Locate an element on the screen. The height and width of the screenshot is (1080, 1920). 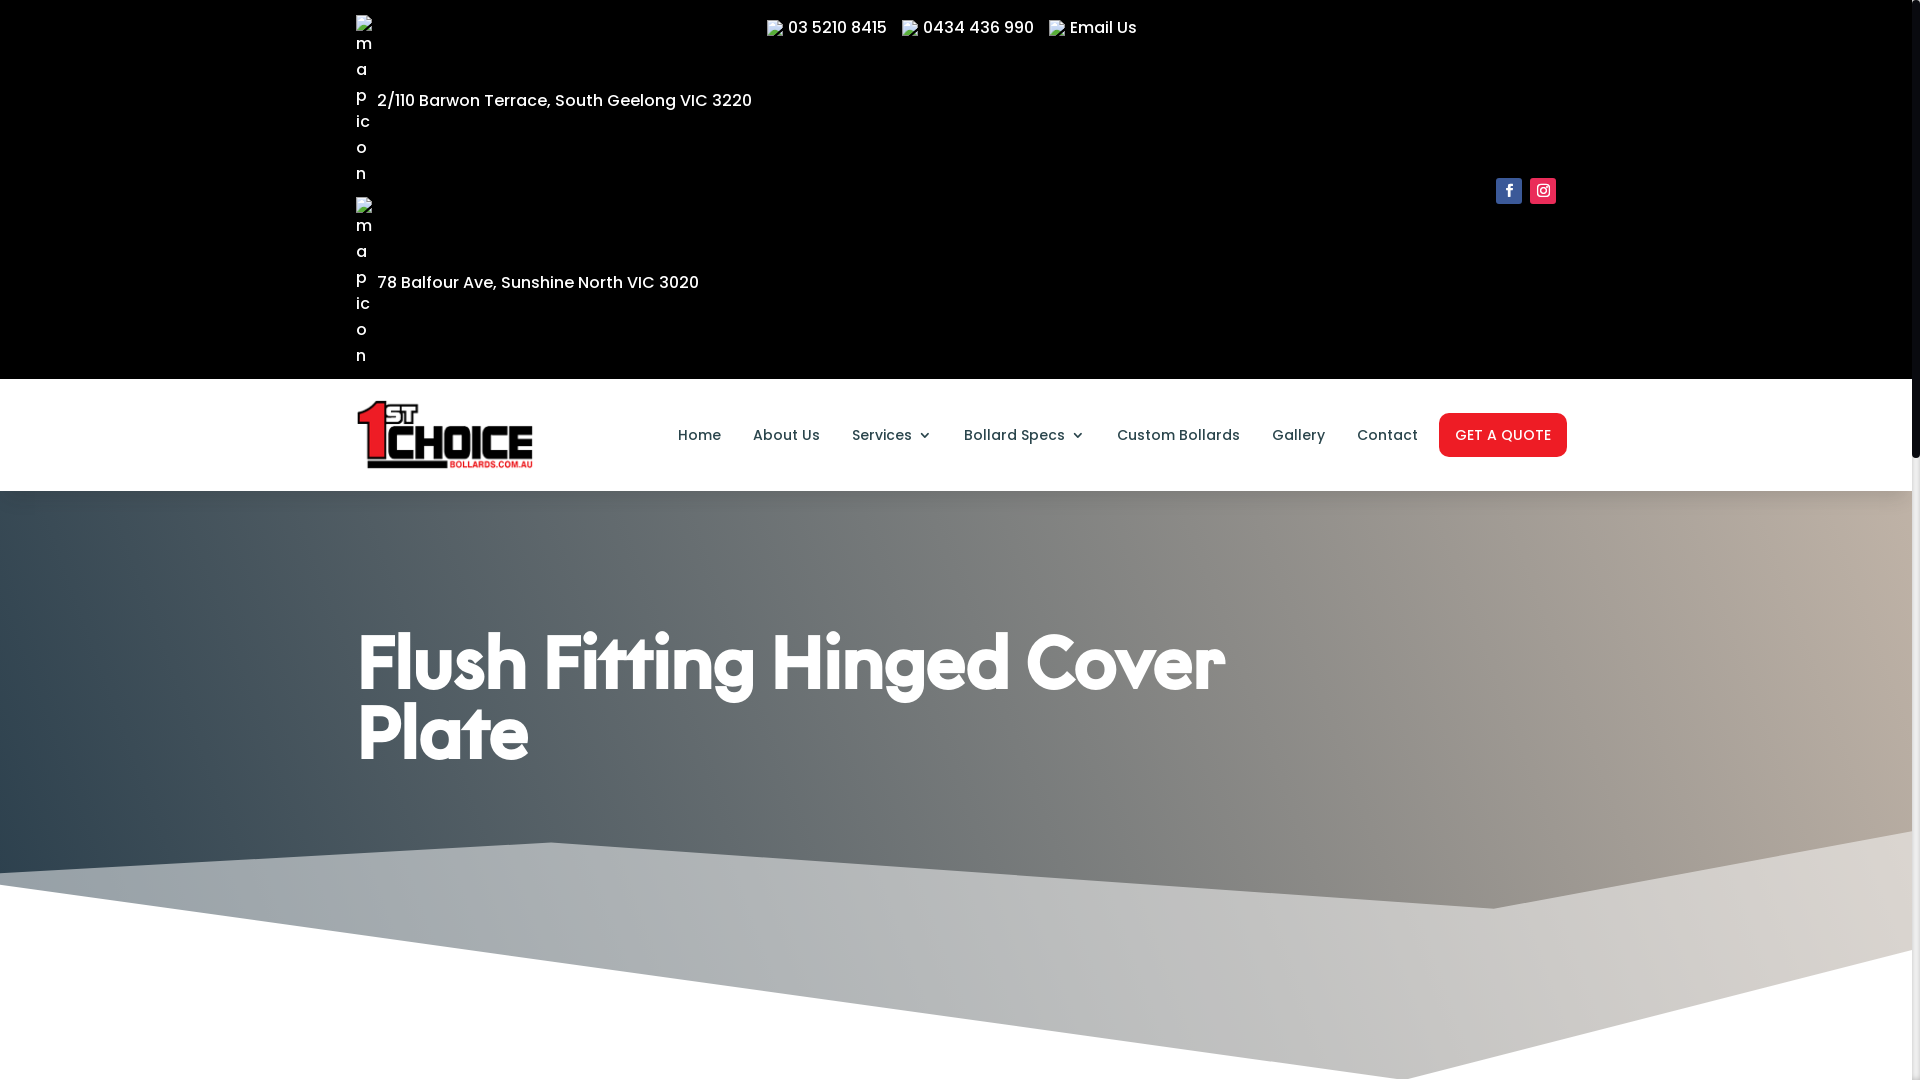
'Follow on Facebook' is located at coordinates (1508, 191).